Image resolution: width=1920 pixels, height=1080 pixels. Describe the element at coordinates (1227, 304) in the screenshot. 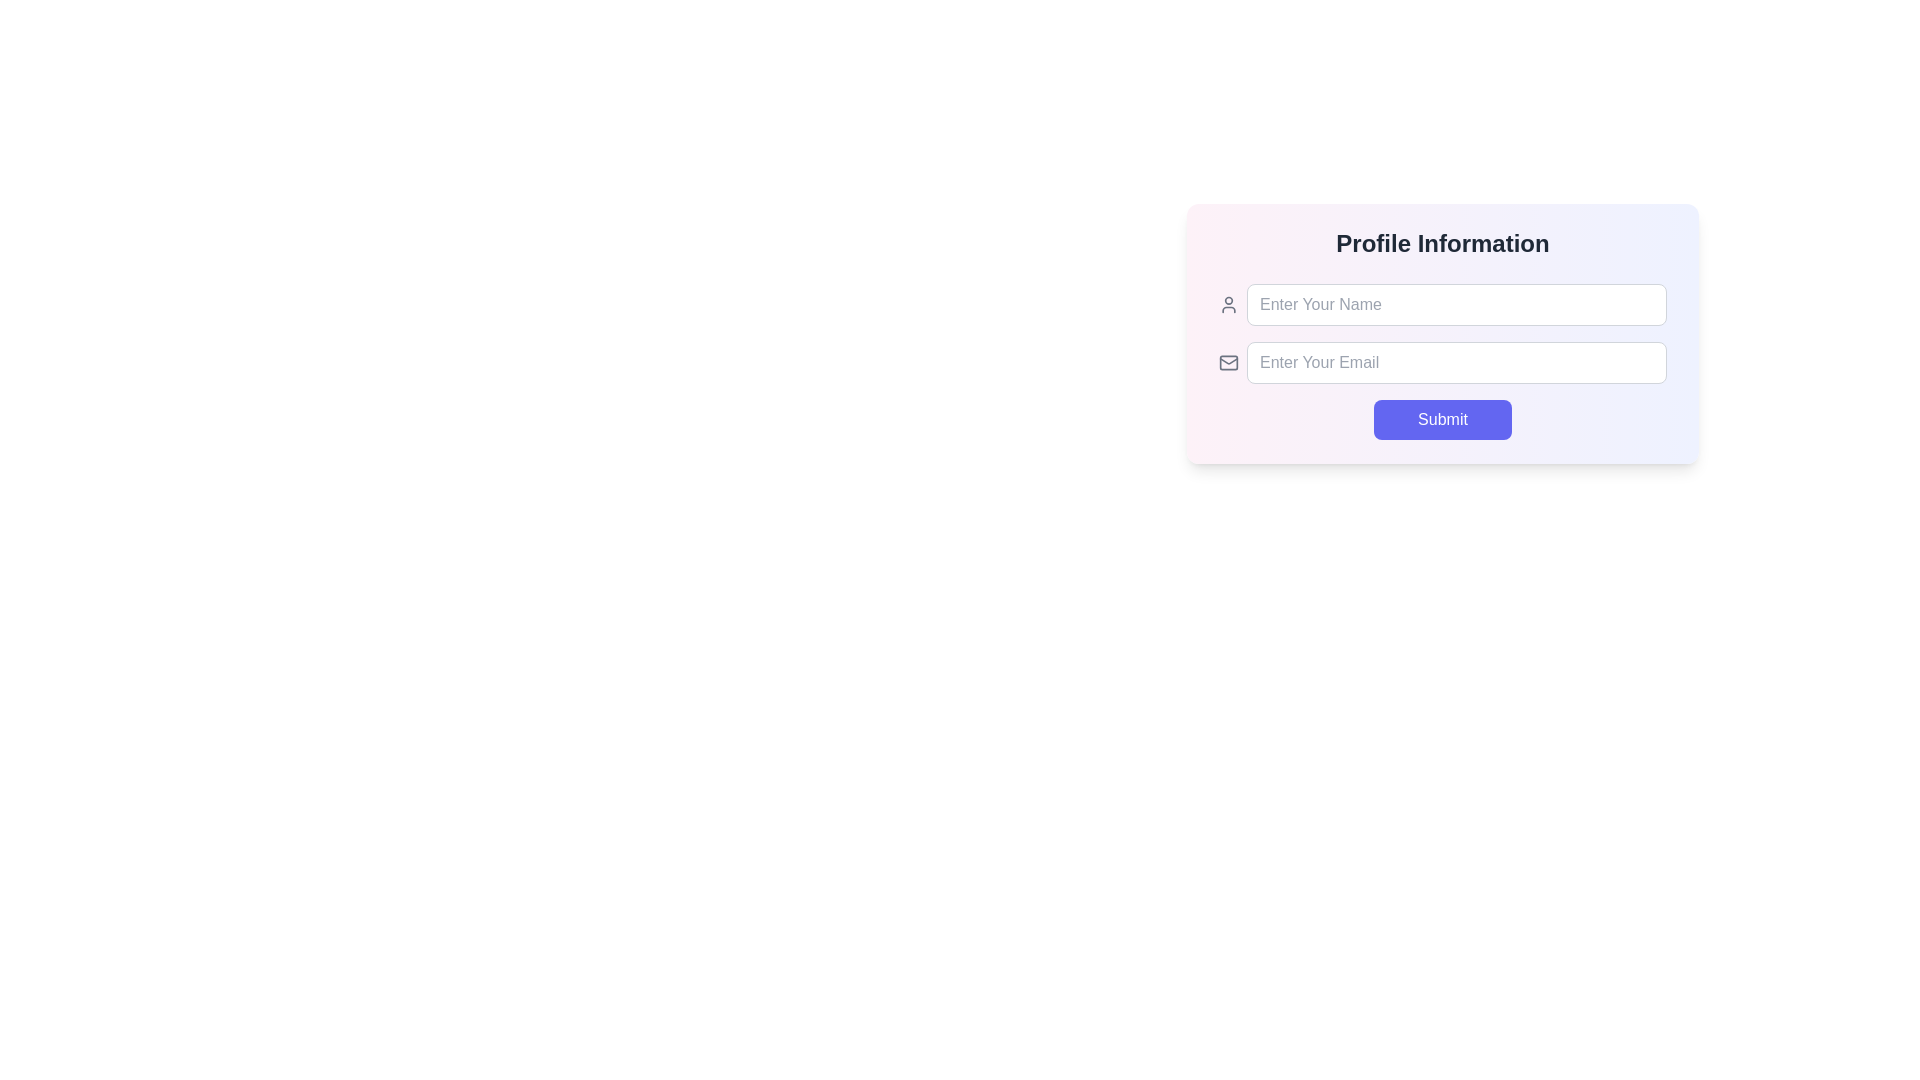

I see `the user profile icon, which is a small gray circular icon resembling a person, located to the left of the 'Enter Your Name' text input box` at that location.